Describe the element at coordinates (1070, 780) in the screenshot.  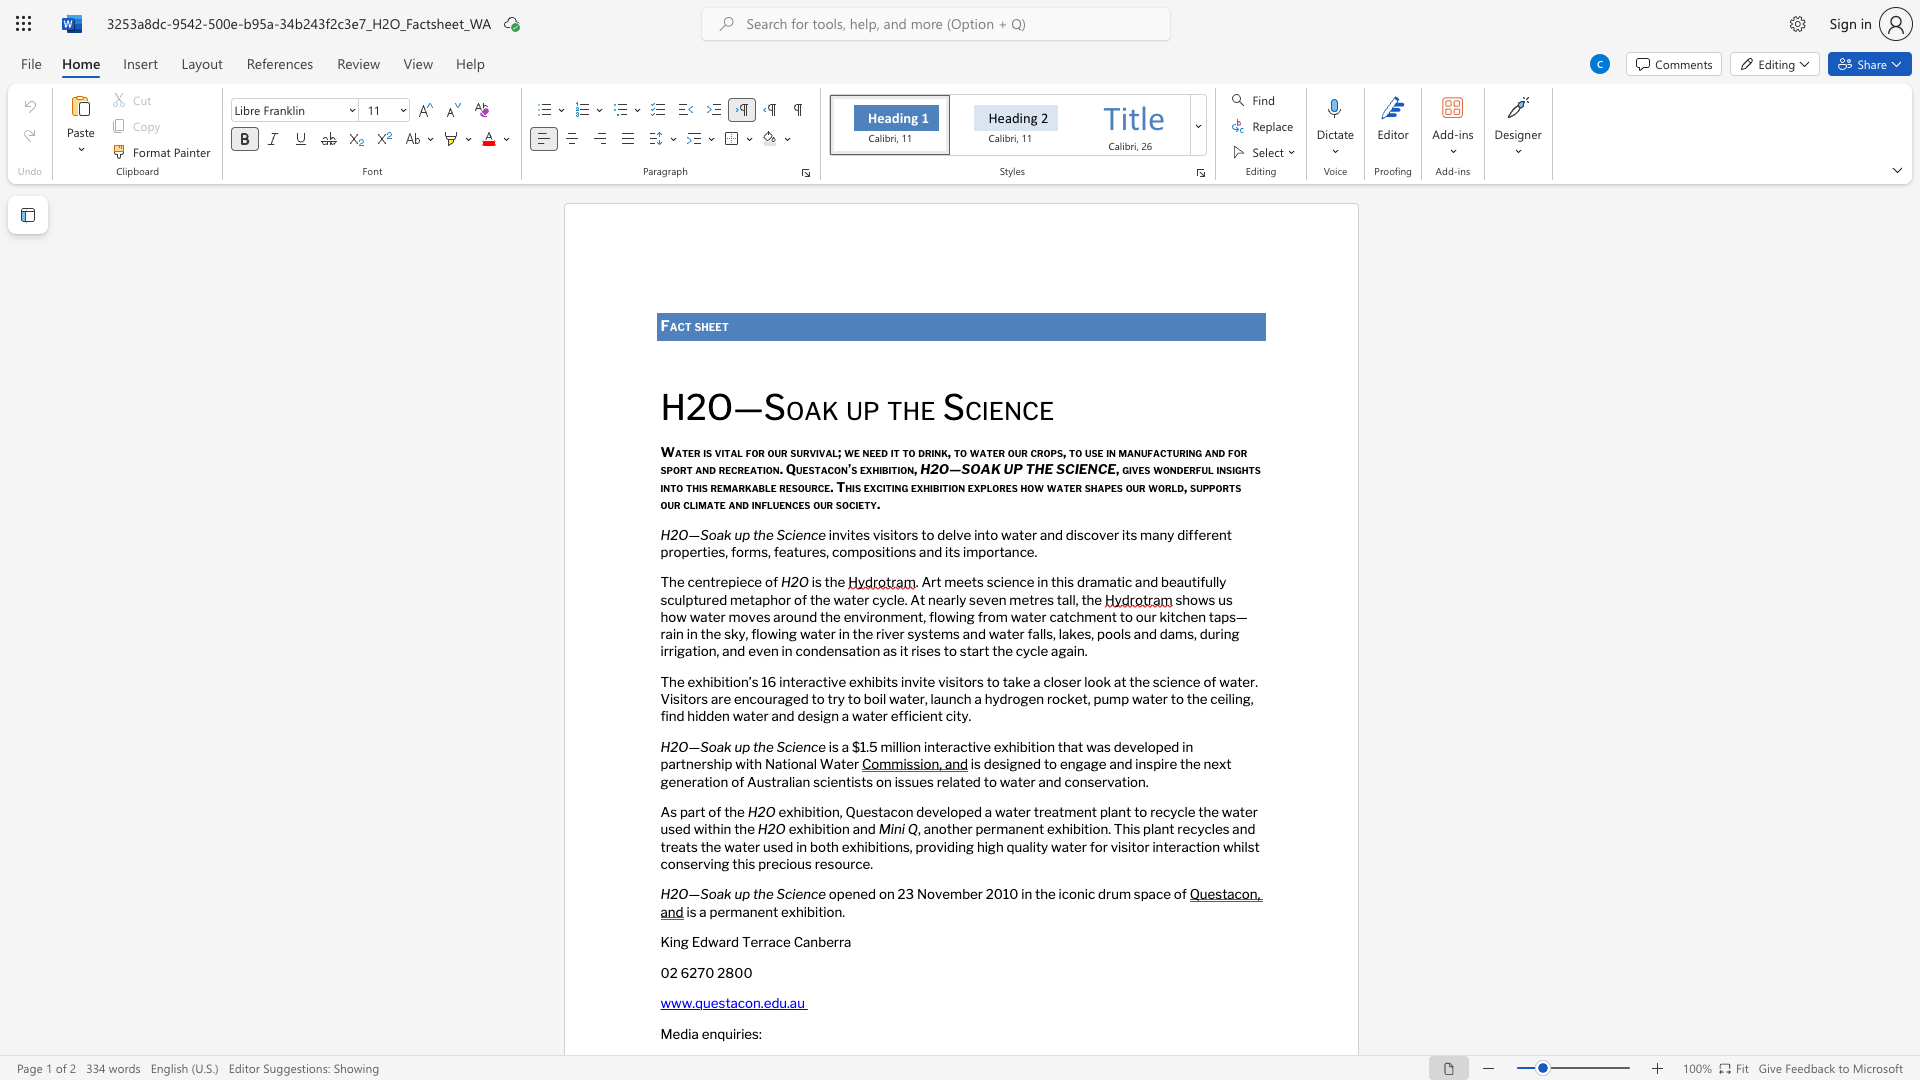
I see `the subset text "on" within the text "is designed to engage and inspire the next generation of Australian scientists on issues related to water and conservation."` at that location.